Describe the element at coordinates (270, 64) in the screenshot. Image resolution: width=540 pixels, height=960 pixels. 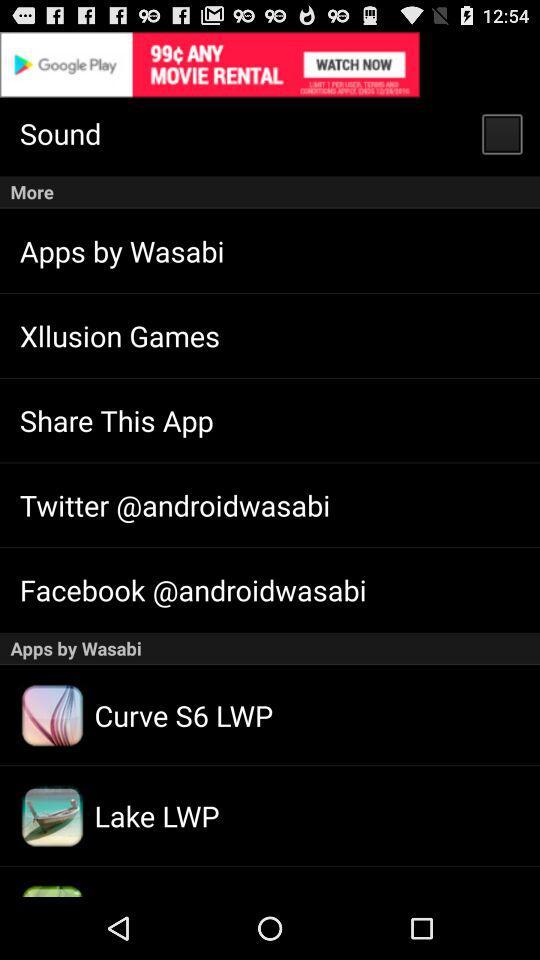
I see `the advertised site` at that location.